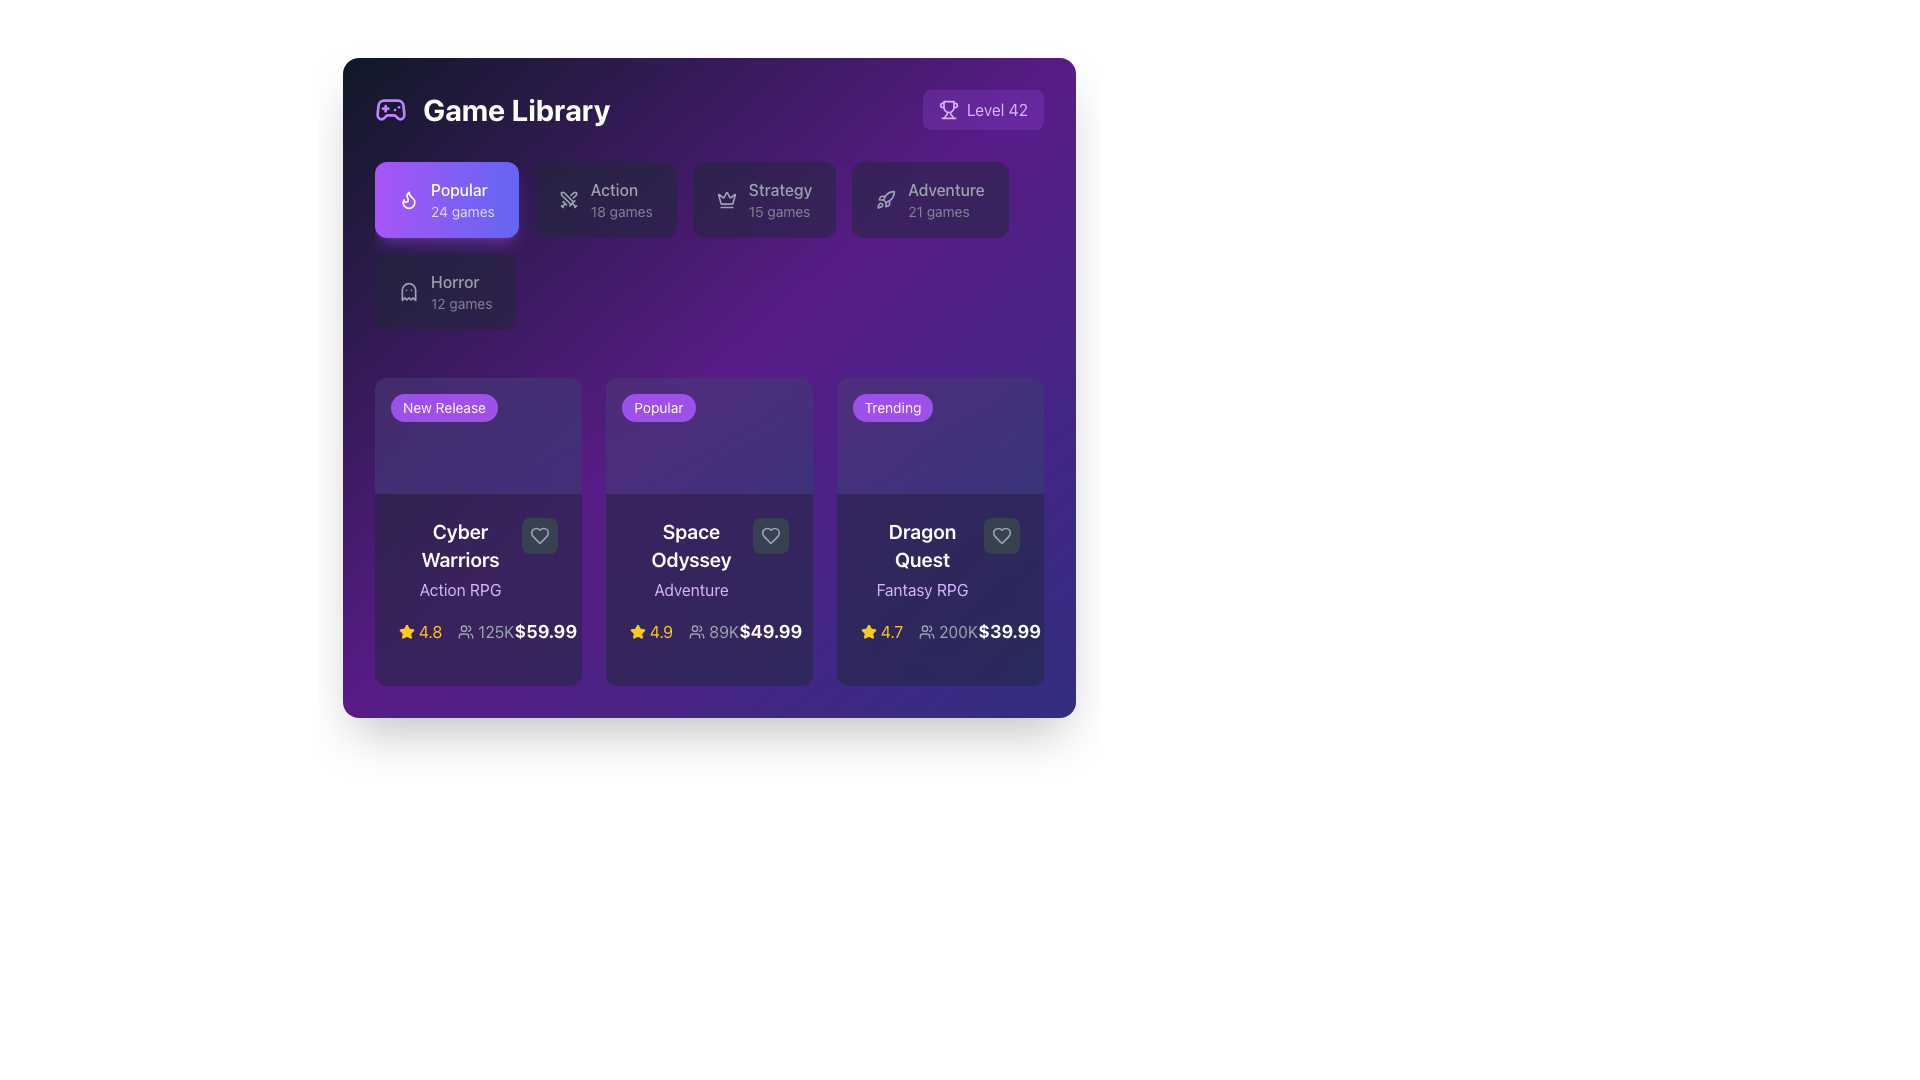  Describe the element at coordinates (939, 589) in the screenshot. I see `the 'Dragon Quest' card component` at that location.